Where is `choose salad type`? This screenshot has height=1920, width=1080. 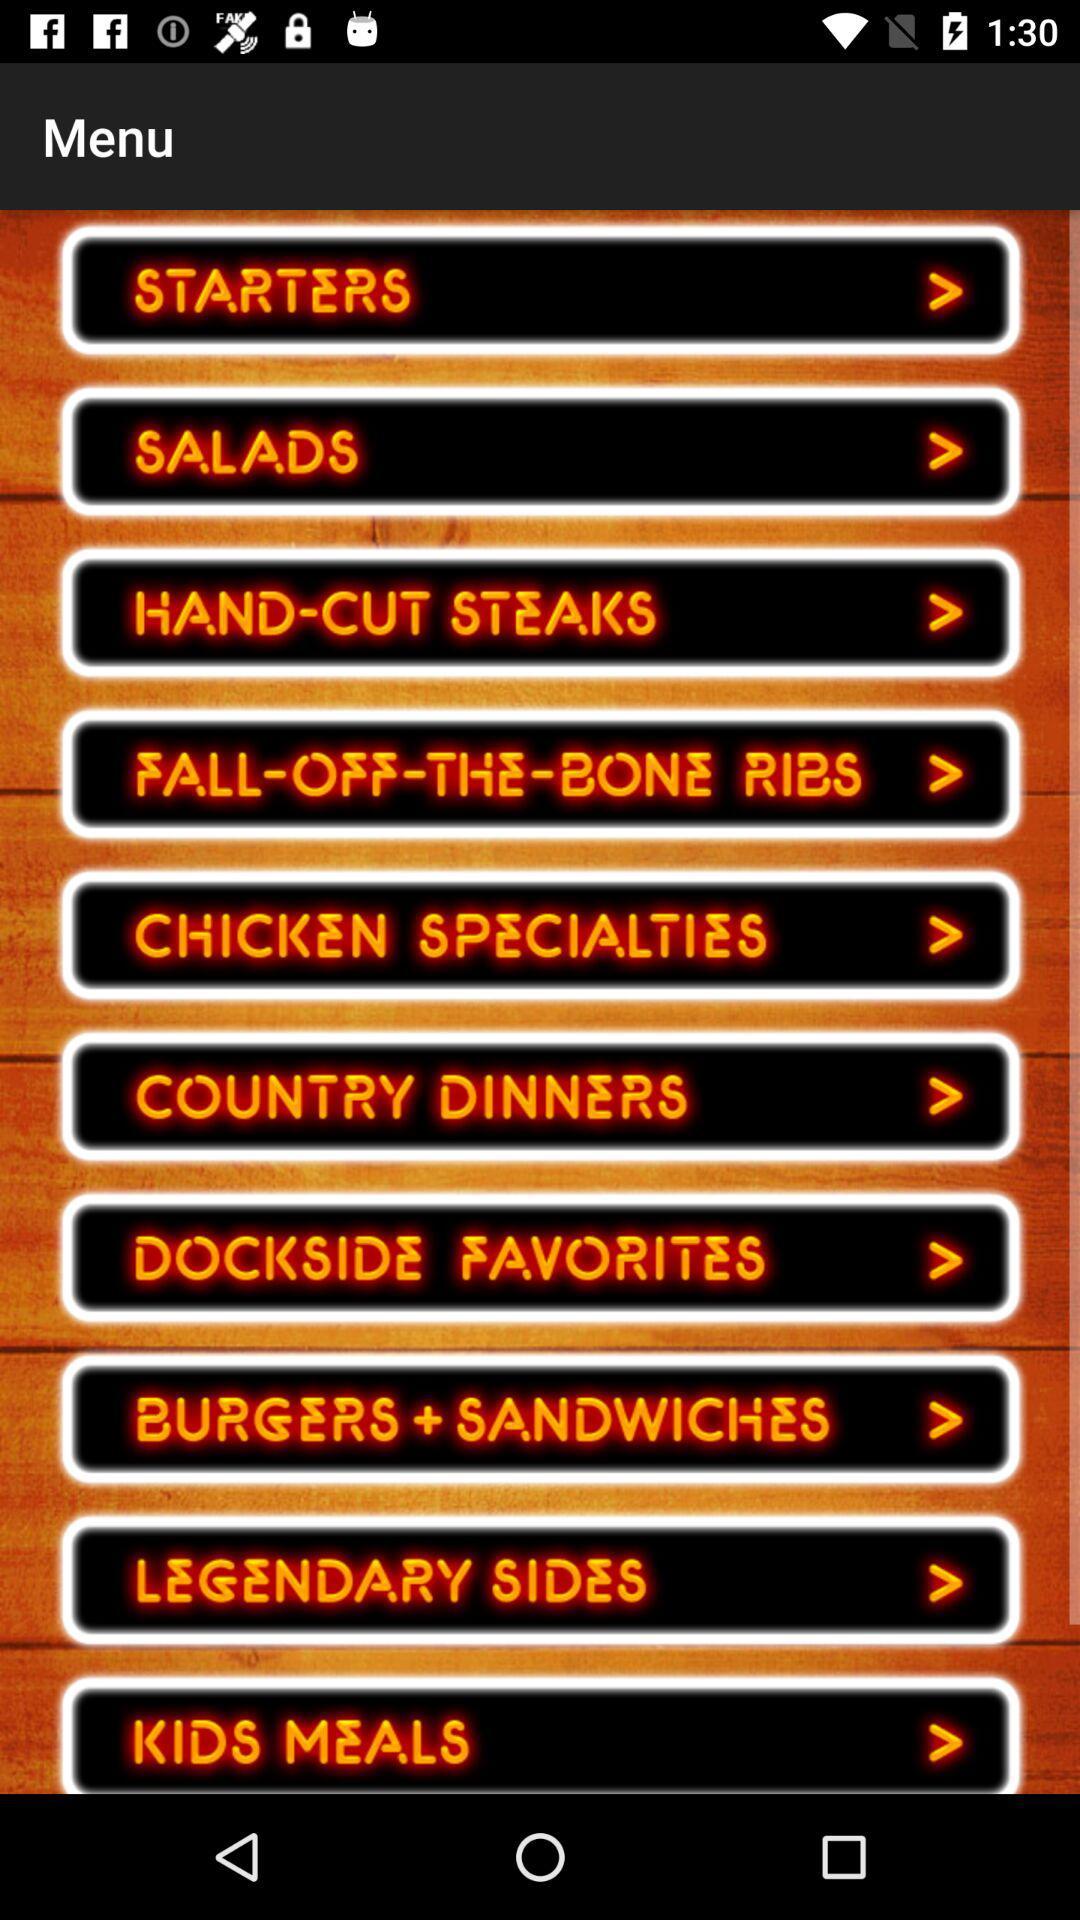
choose salad type is located at coordinates (540, 450).